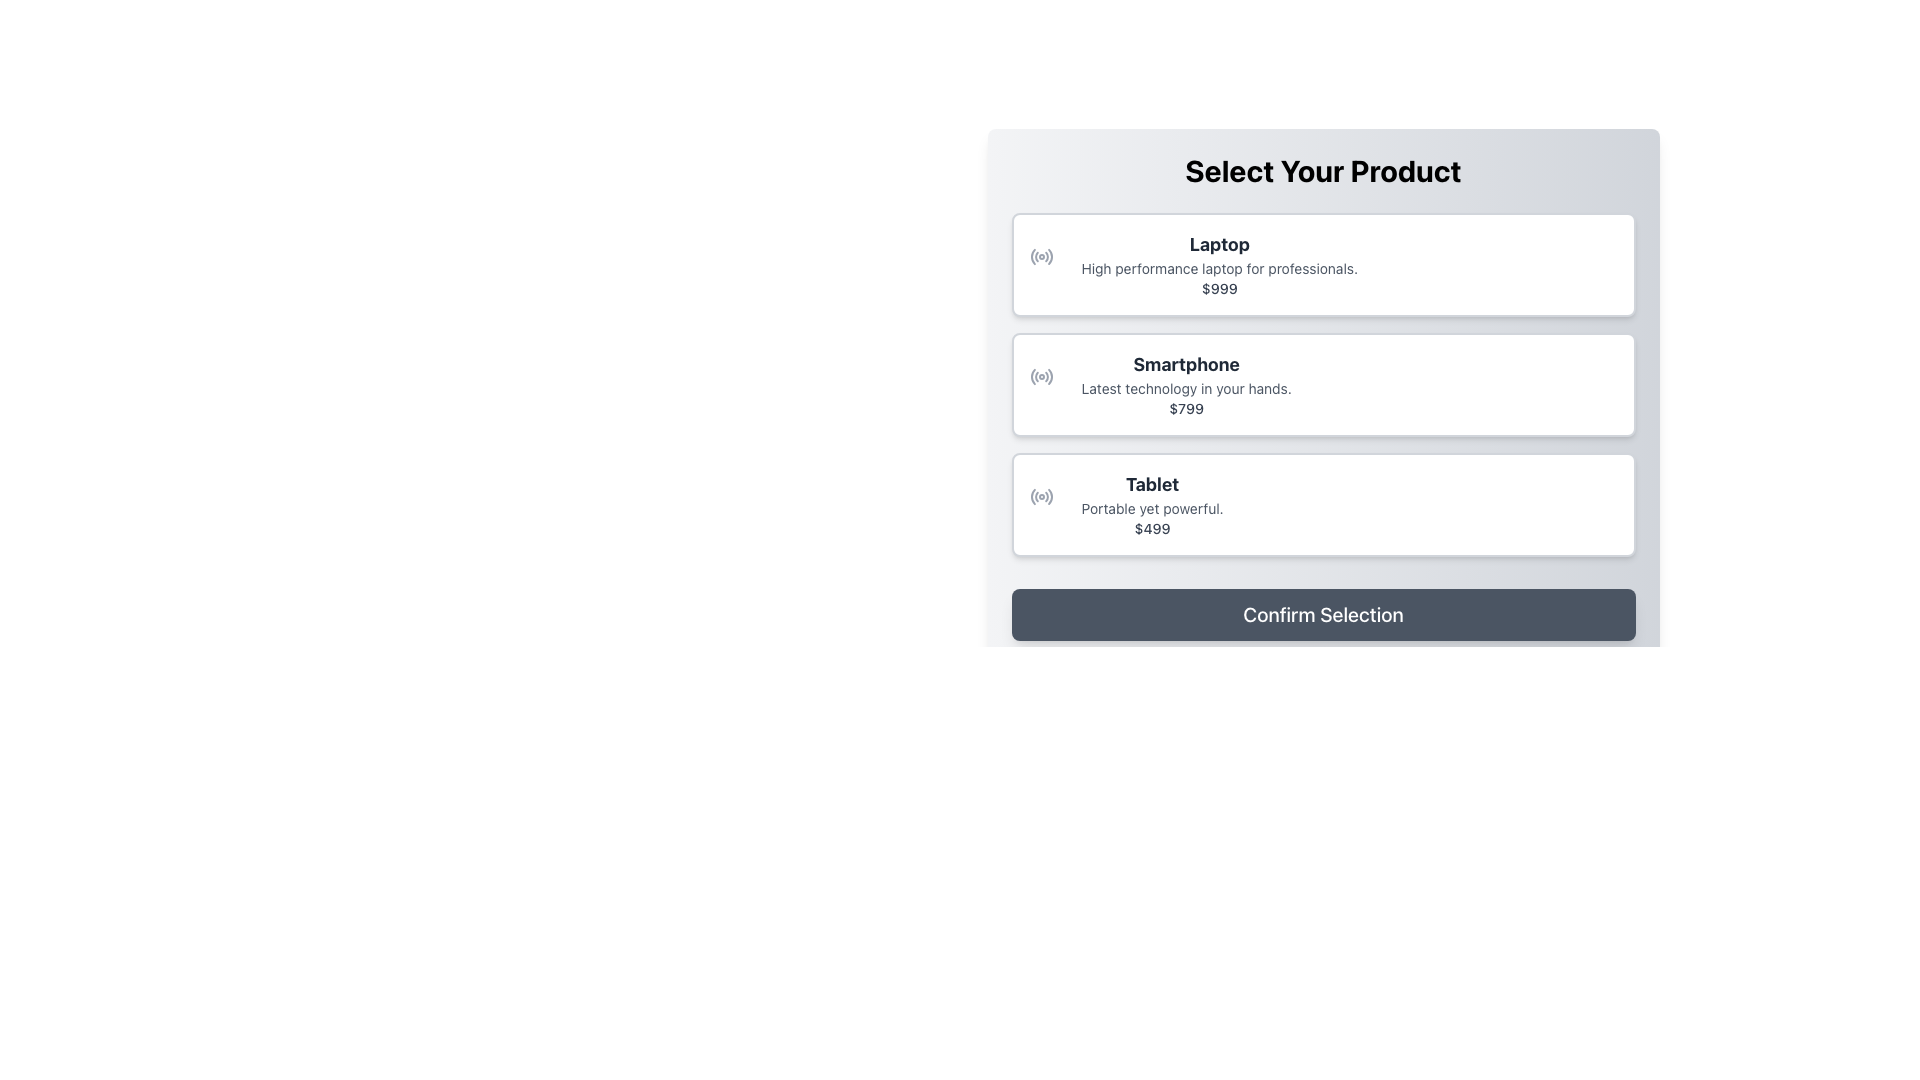 The width and height of the screenshot is (1920, 1080). What do you see at coordinates (1040, 377) in the screenshot?
I see `the Smartphone category icon, which visually represents the category of the 'Smartphone' product option in the vertical list of product categories` at bounding box center [1040, 377].